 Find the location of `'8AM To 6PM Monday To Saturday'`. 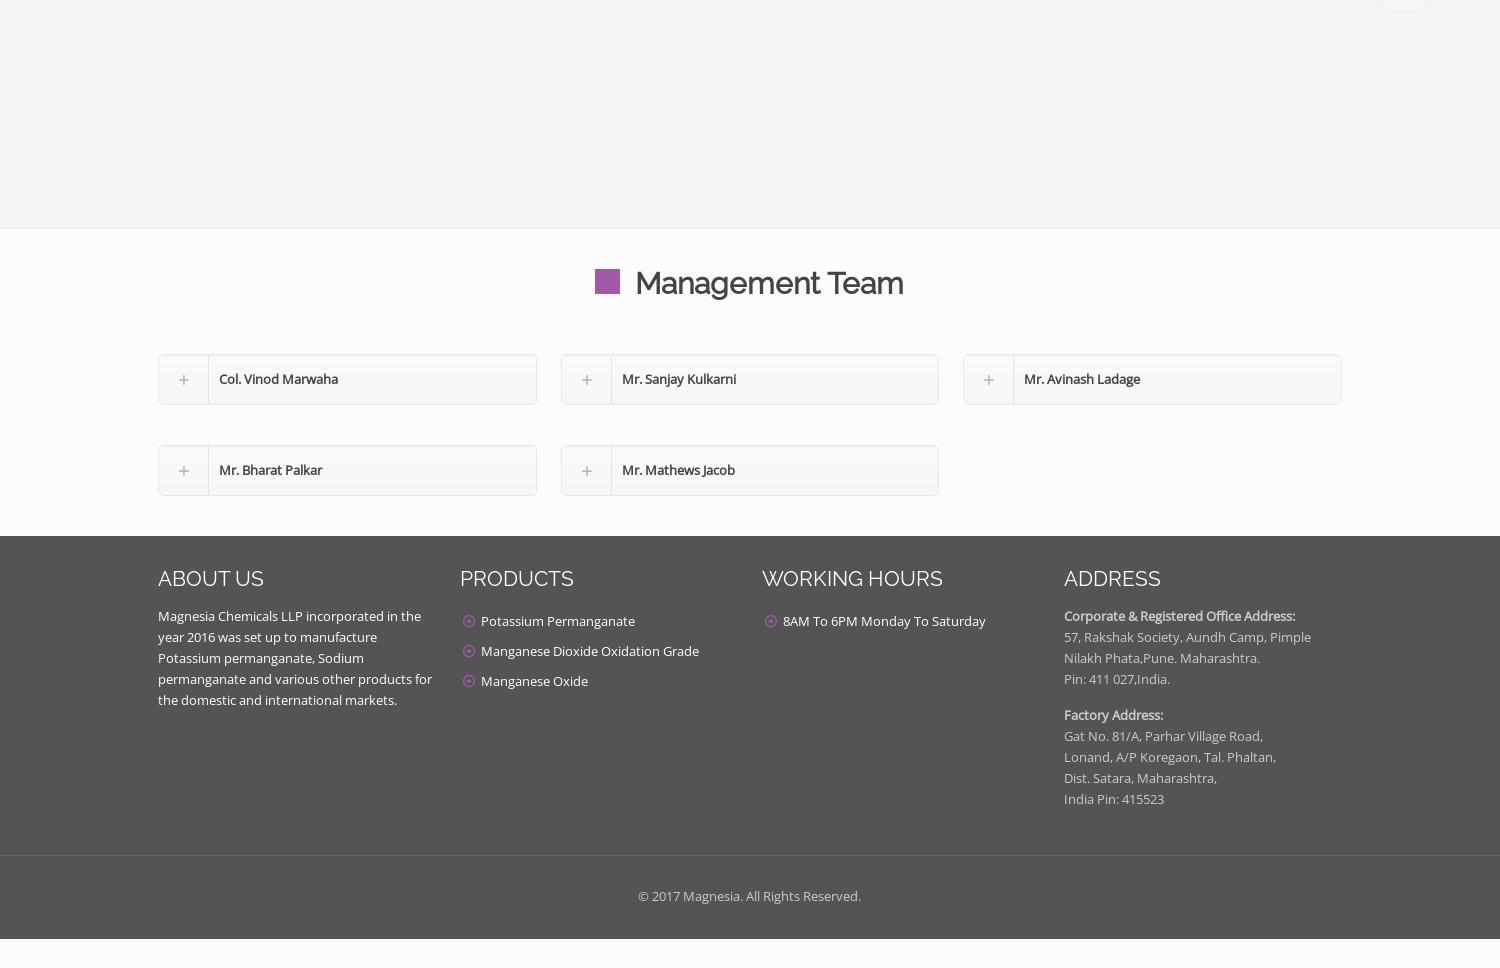

'8AM To 6PM Monday To Saturday' is located at coordinates (884, 619).